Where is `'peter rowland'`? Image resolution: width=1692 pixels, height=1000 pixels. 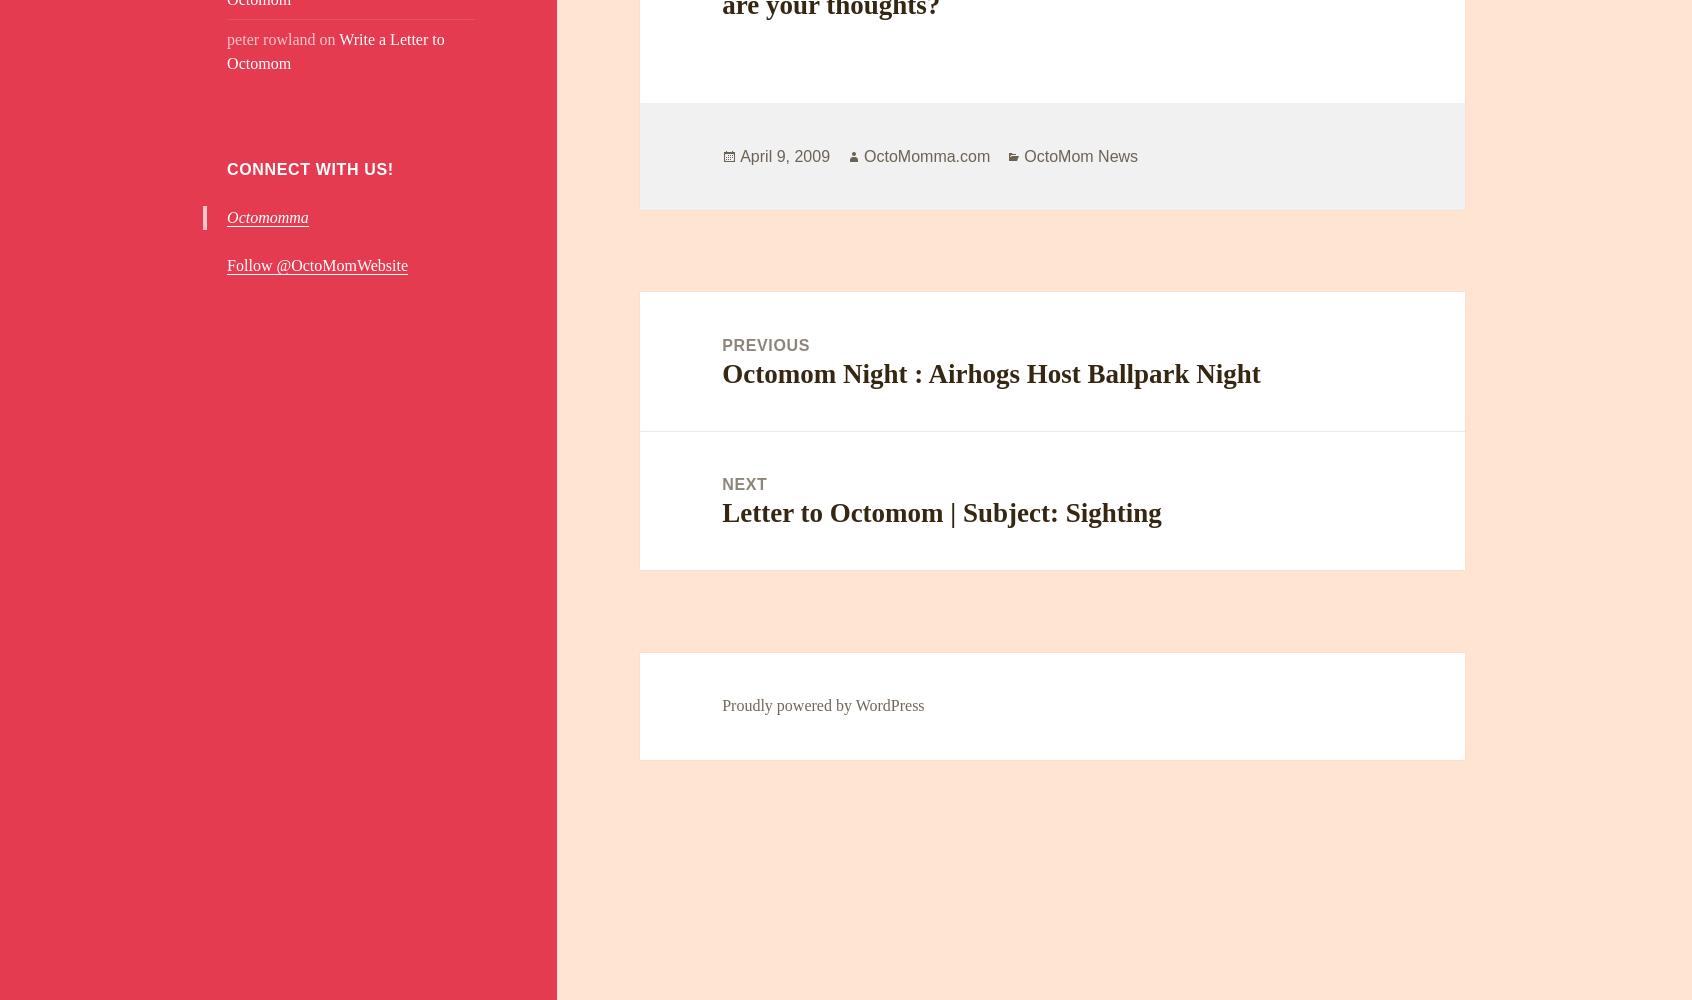 'peter rowland' is located at coordinates (271, 38).